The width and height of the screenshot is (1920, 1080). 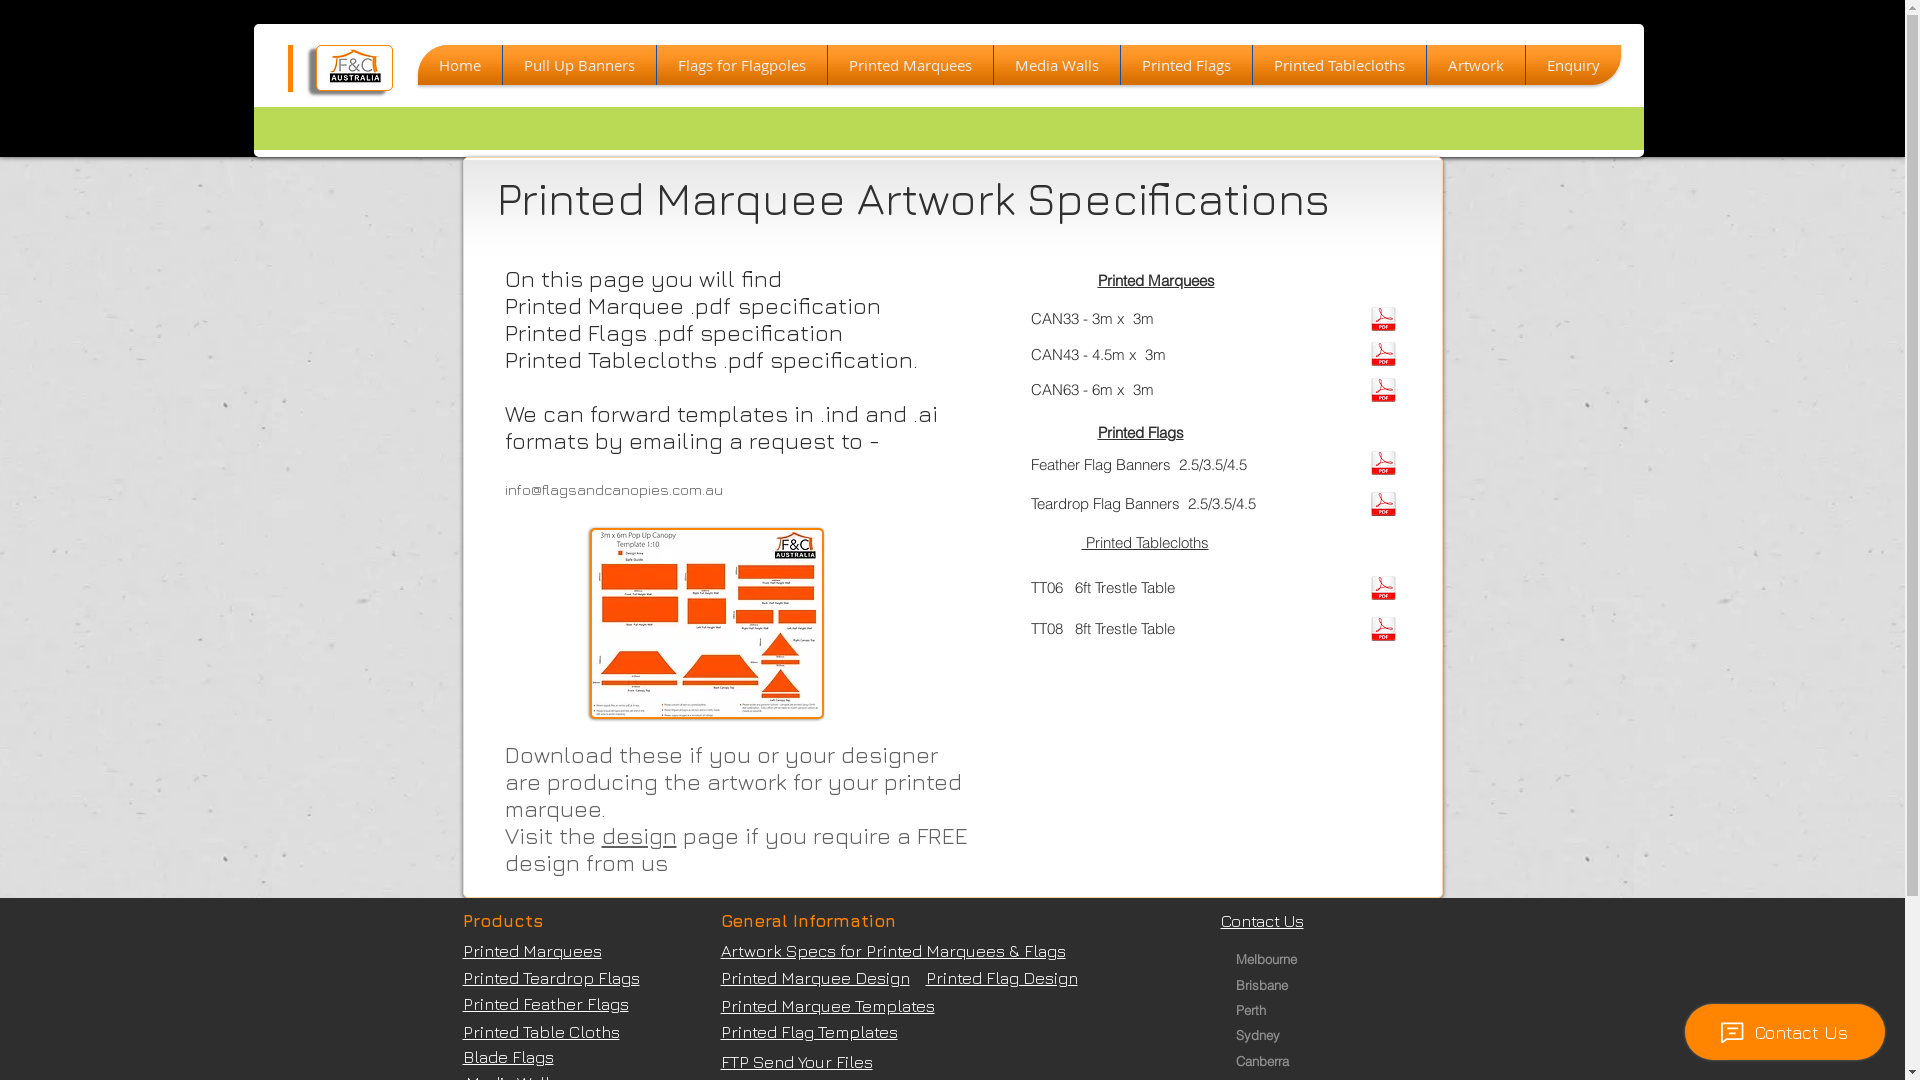 What do you see at coordinates (739, 64) in the screenshot?
I see `'Flags for Flagpoles'` at bounding box center [739, 64].